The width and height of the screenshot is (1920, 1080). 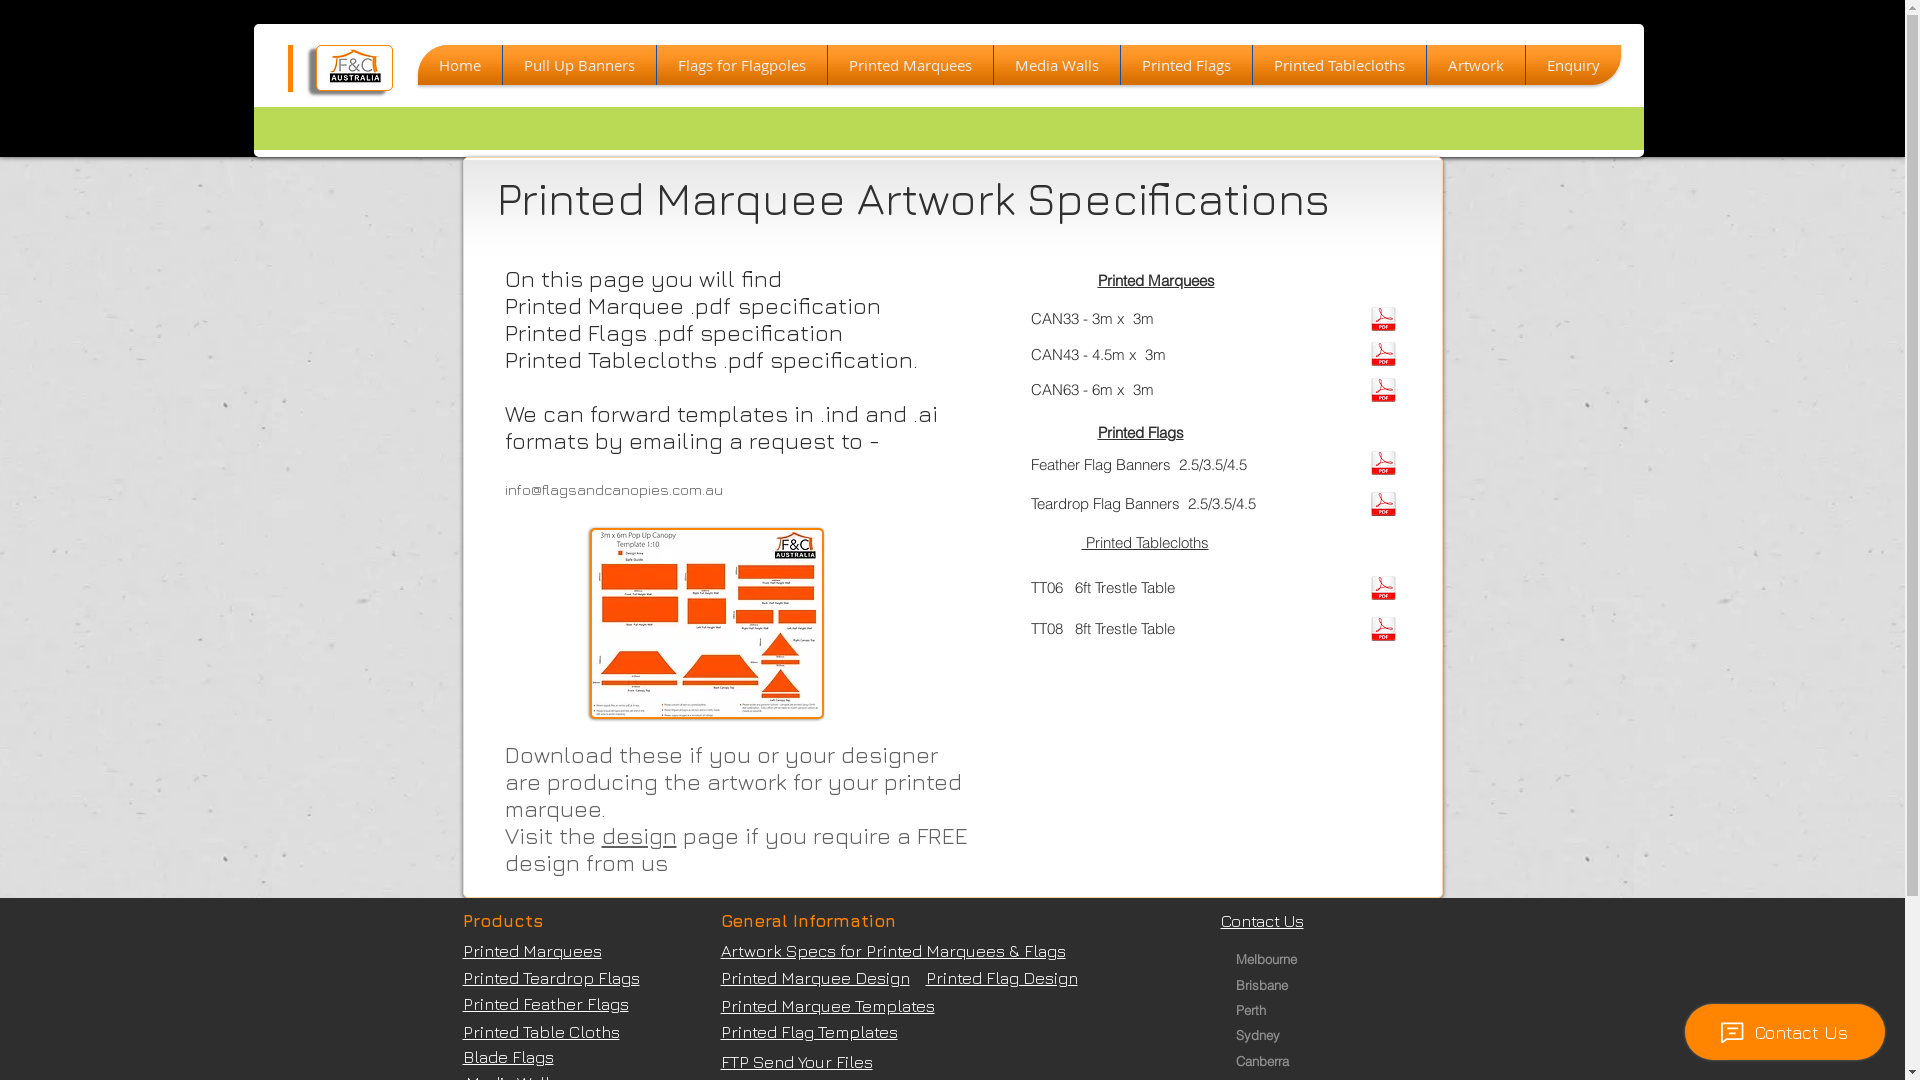 What do you see at coordinates (739, 64) in the screenshot?
I see `'Flags for Flagpoles'` at bounding box center [739, 64].